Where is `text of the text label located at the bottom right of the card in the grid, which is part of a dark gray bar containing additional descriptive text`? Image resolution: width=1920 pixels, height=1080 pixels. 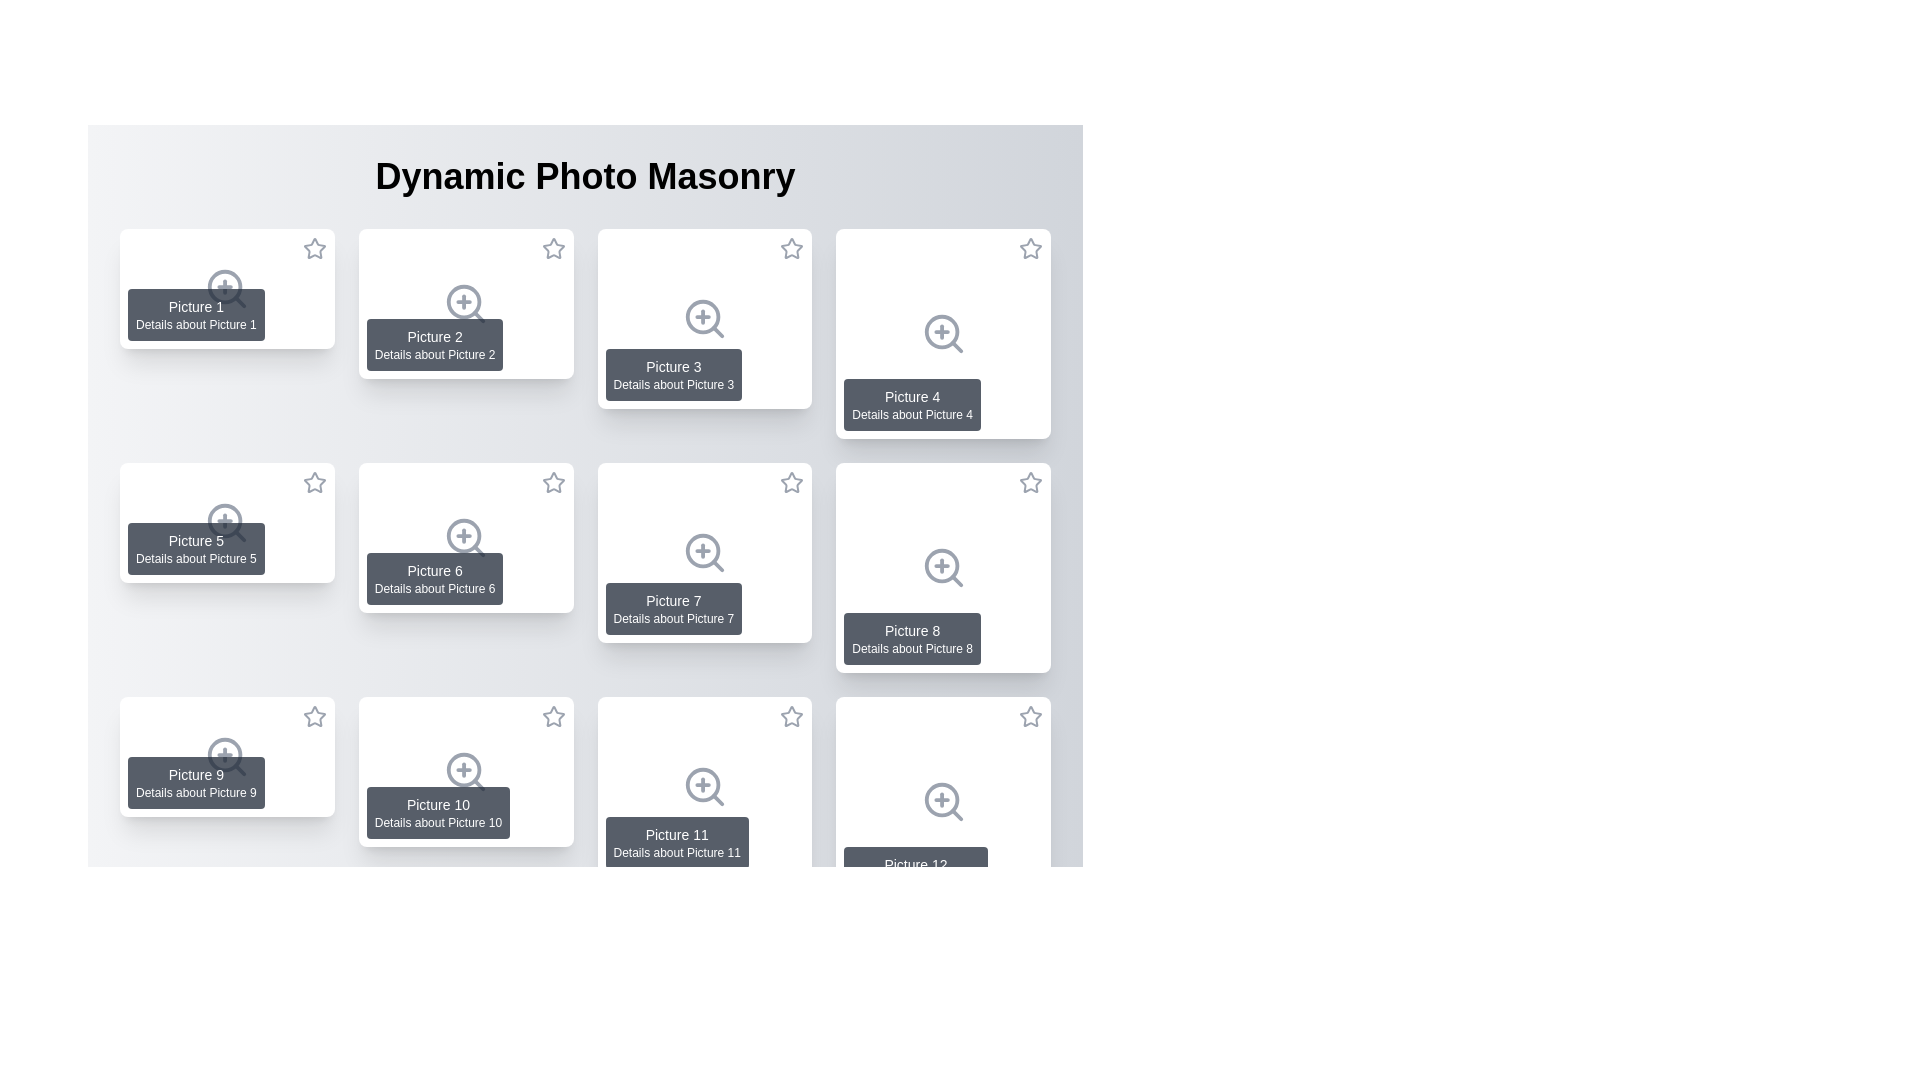
text of the text label located at the bottom right of the card in the grid, which is part of a dark gray bar containing additional descriptive text is located at coordinates (911, 631).